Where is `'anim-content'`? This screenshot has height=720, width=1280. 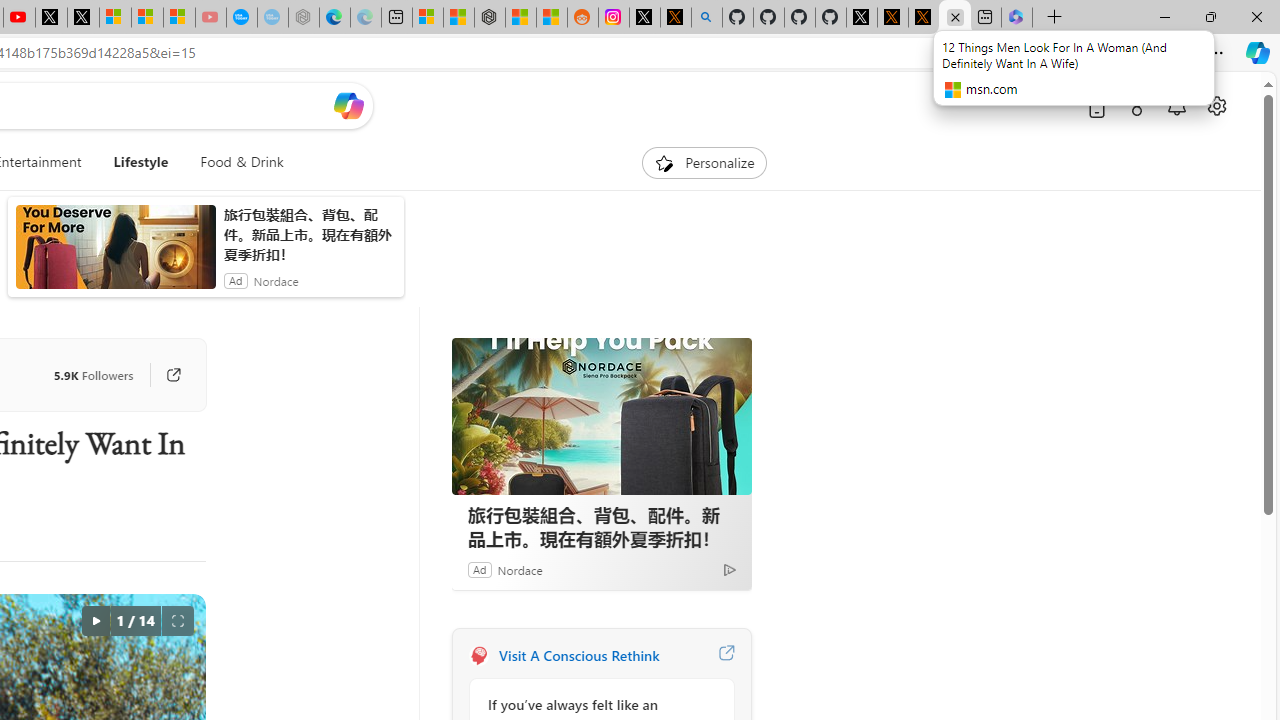 'anim-content' is located at coordinates (114, 254).